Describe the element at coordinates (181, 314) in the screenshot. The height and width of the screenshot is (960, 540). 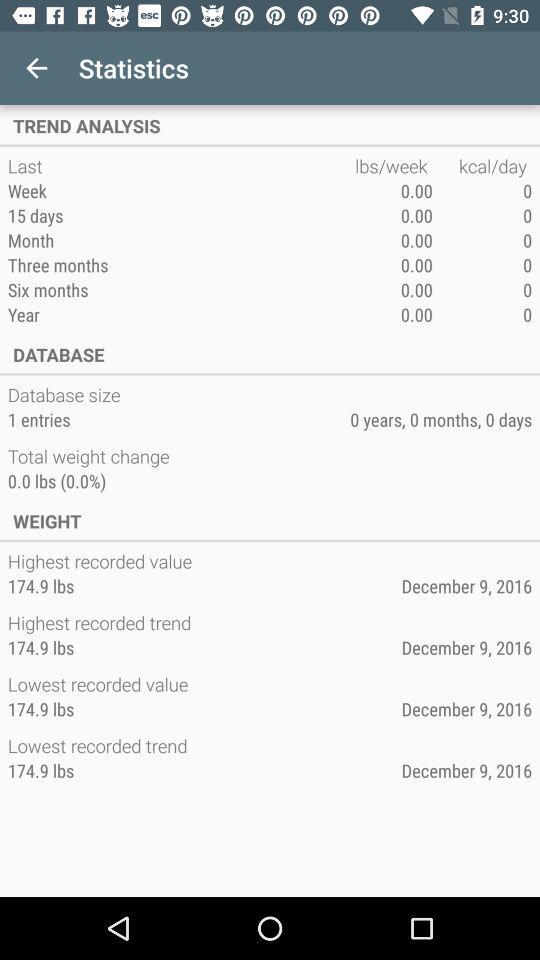
I see `item above database` at that location.